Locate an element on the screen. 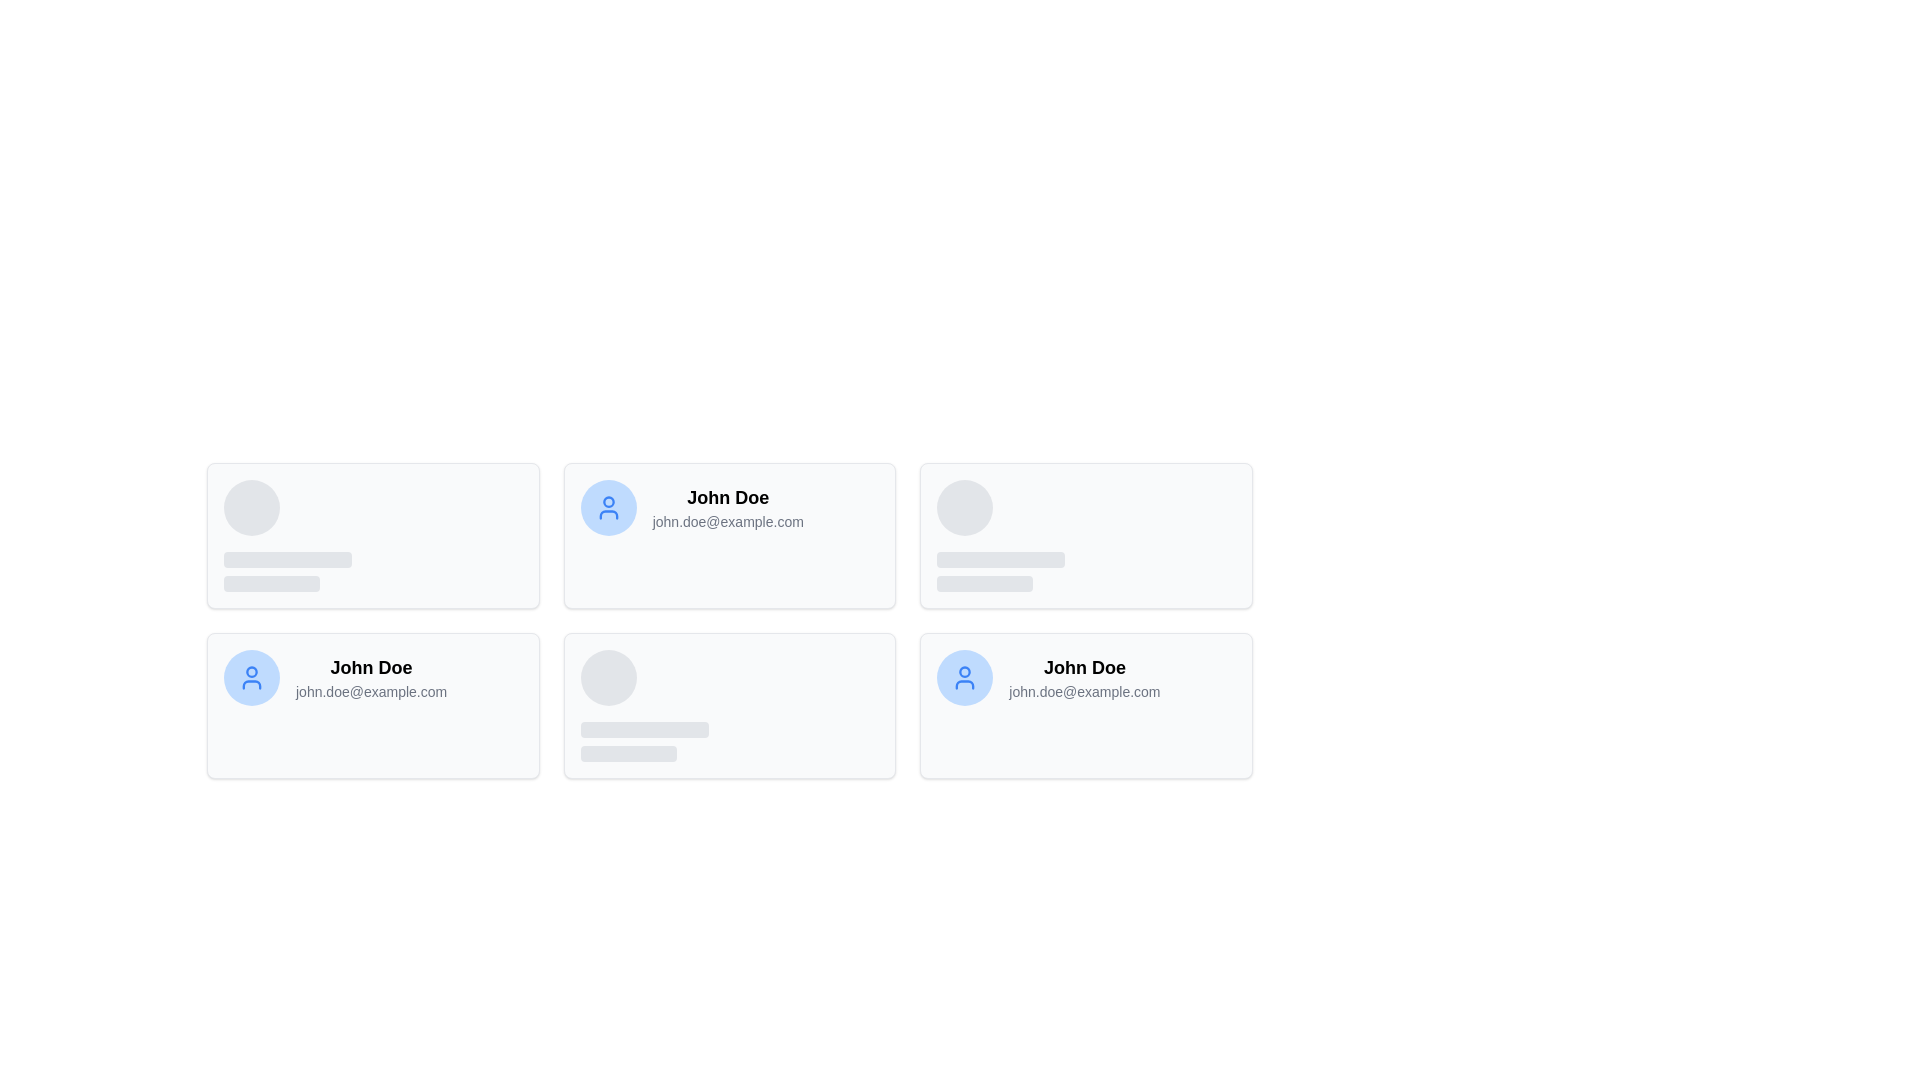  the placeholder element located in the top-right card of the grid, positioned below the circular placeholder image is located at coordinates (1001, 571).